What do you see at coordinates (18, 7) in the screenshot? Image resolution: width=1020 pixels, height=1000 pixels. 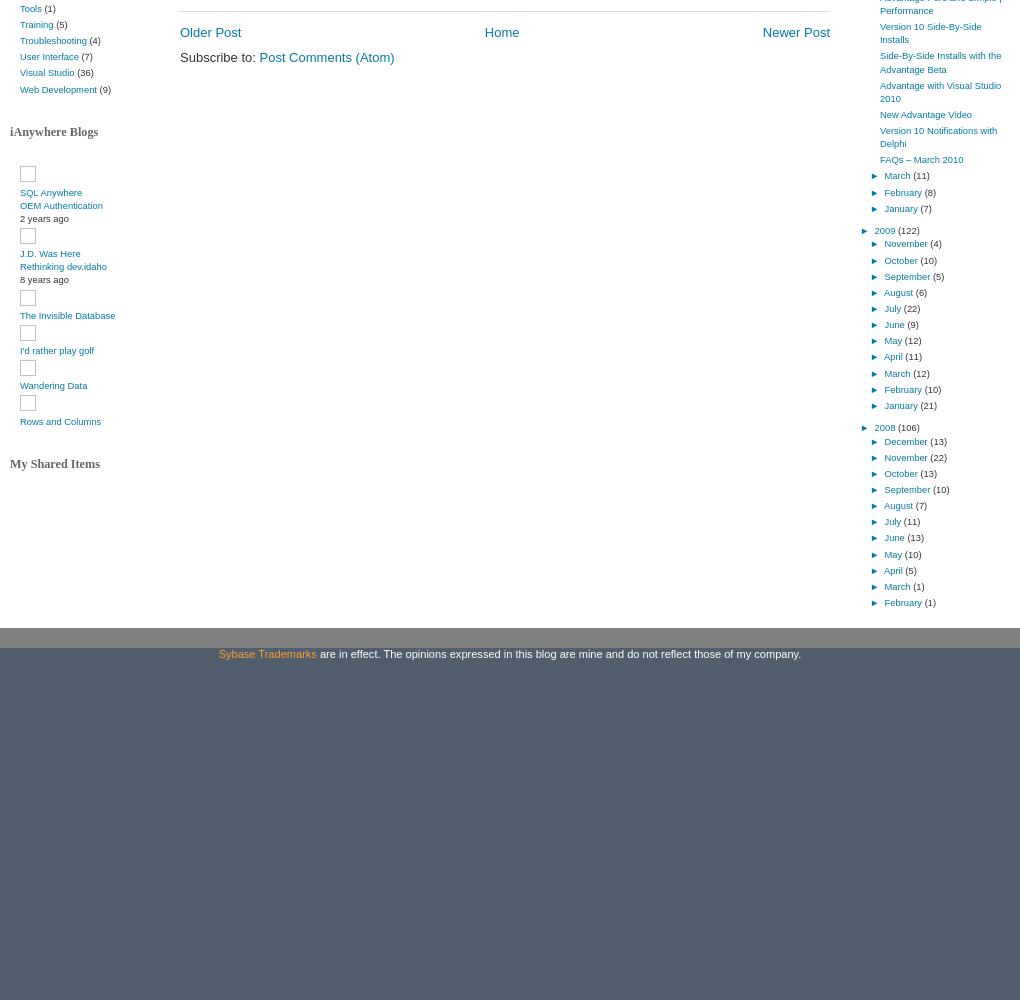 I see `'Tools'` at bounding box center [18, 7].